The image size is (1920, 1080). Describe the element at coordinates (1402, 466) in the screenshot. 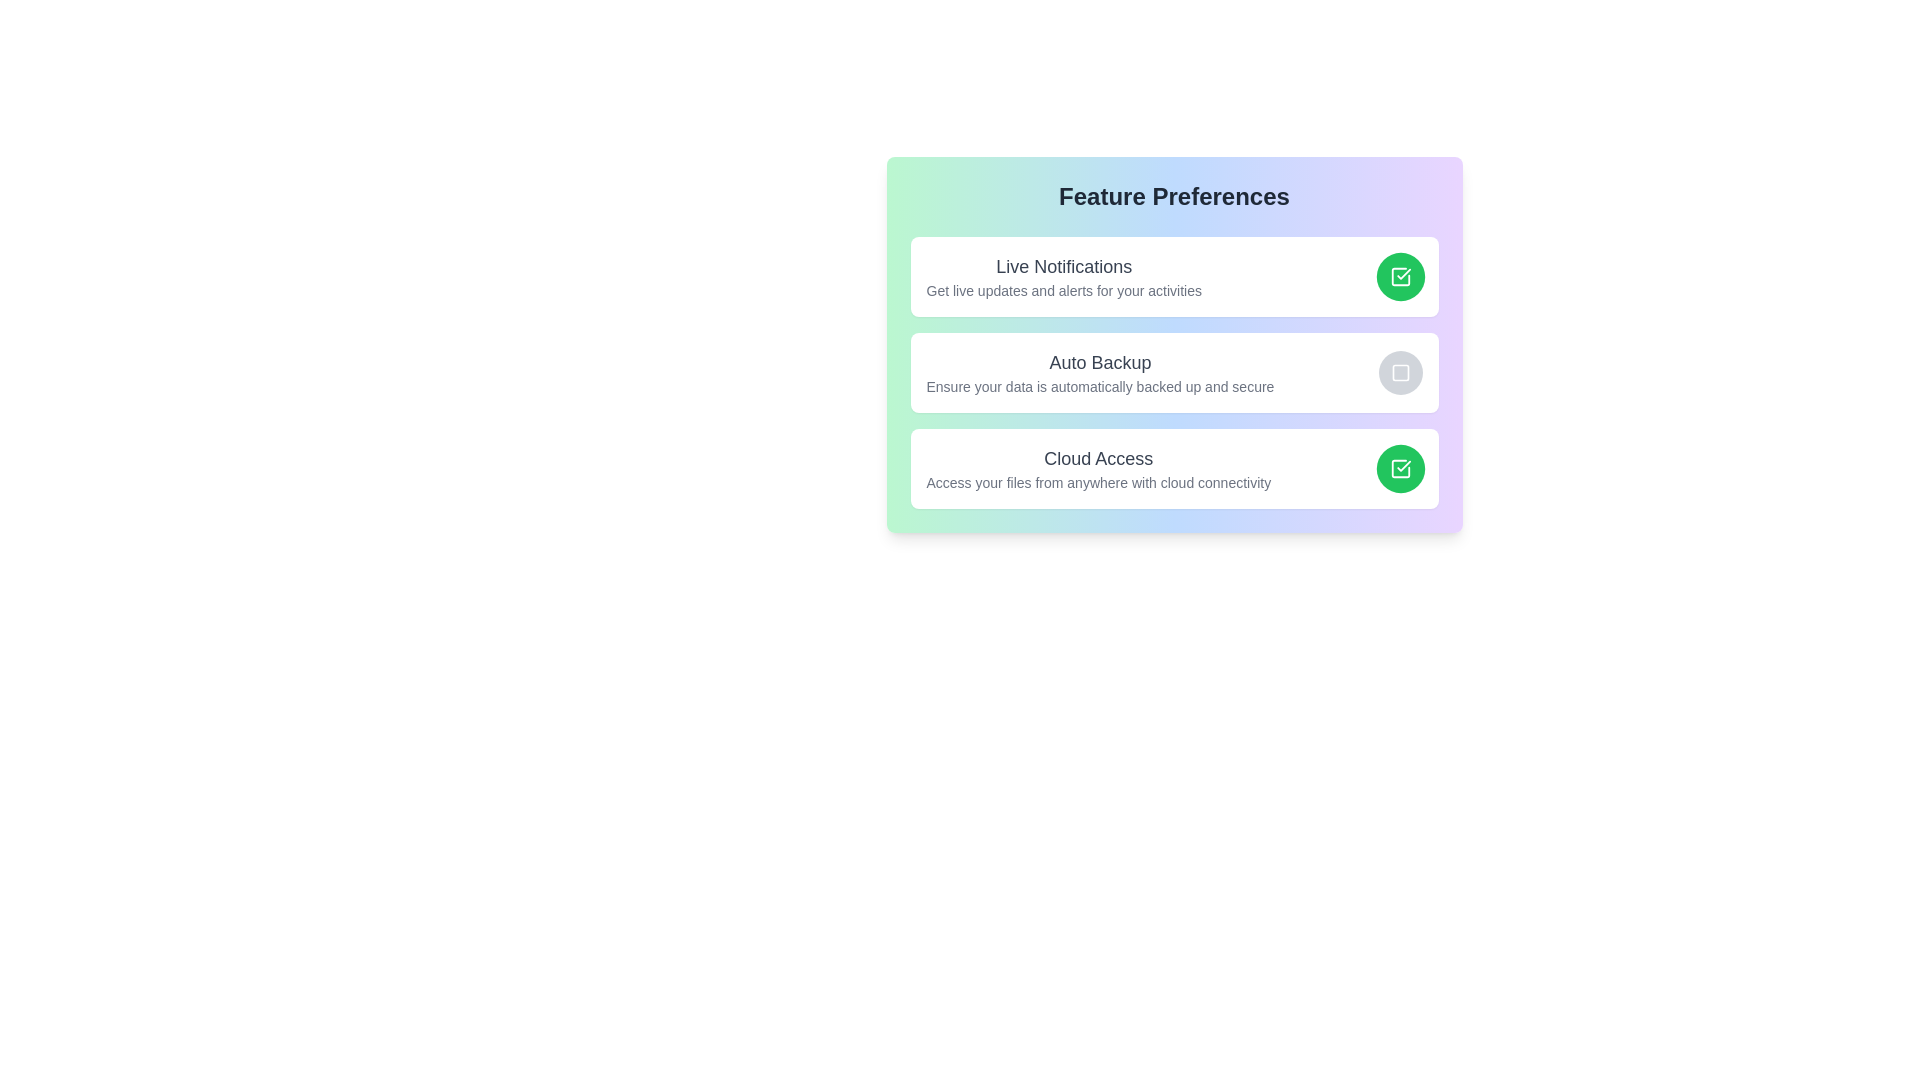

I see `the green checkmark icon located in the top right corner of the 'Live Notifications' item` at that location.